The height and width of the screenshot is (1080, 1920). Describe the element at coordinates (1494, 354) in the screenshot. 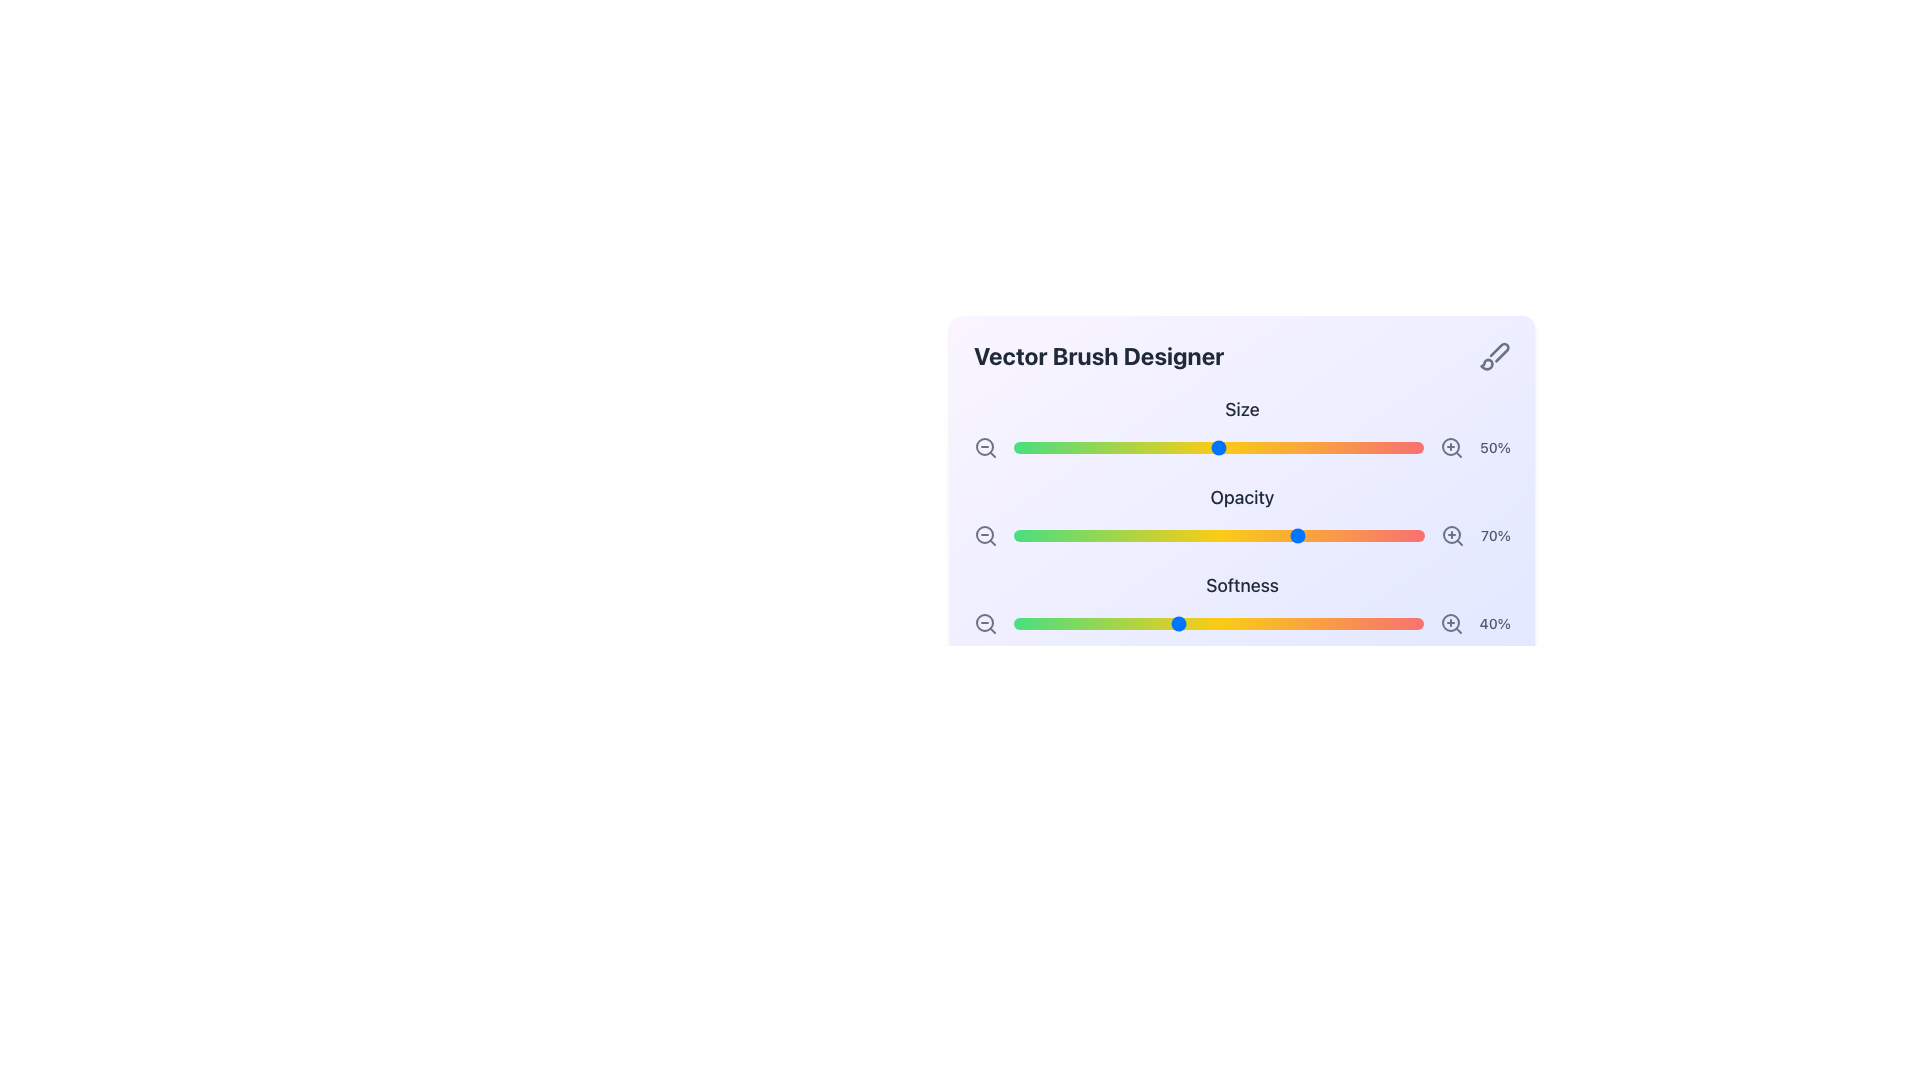

I see `the gray brush icon located` at that location.